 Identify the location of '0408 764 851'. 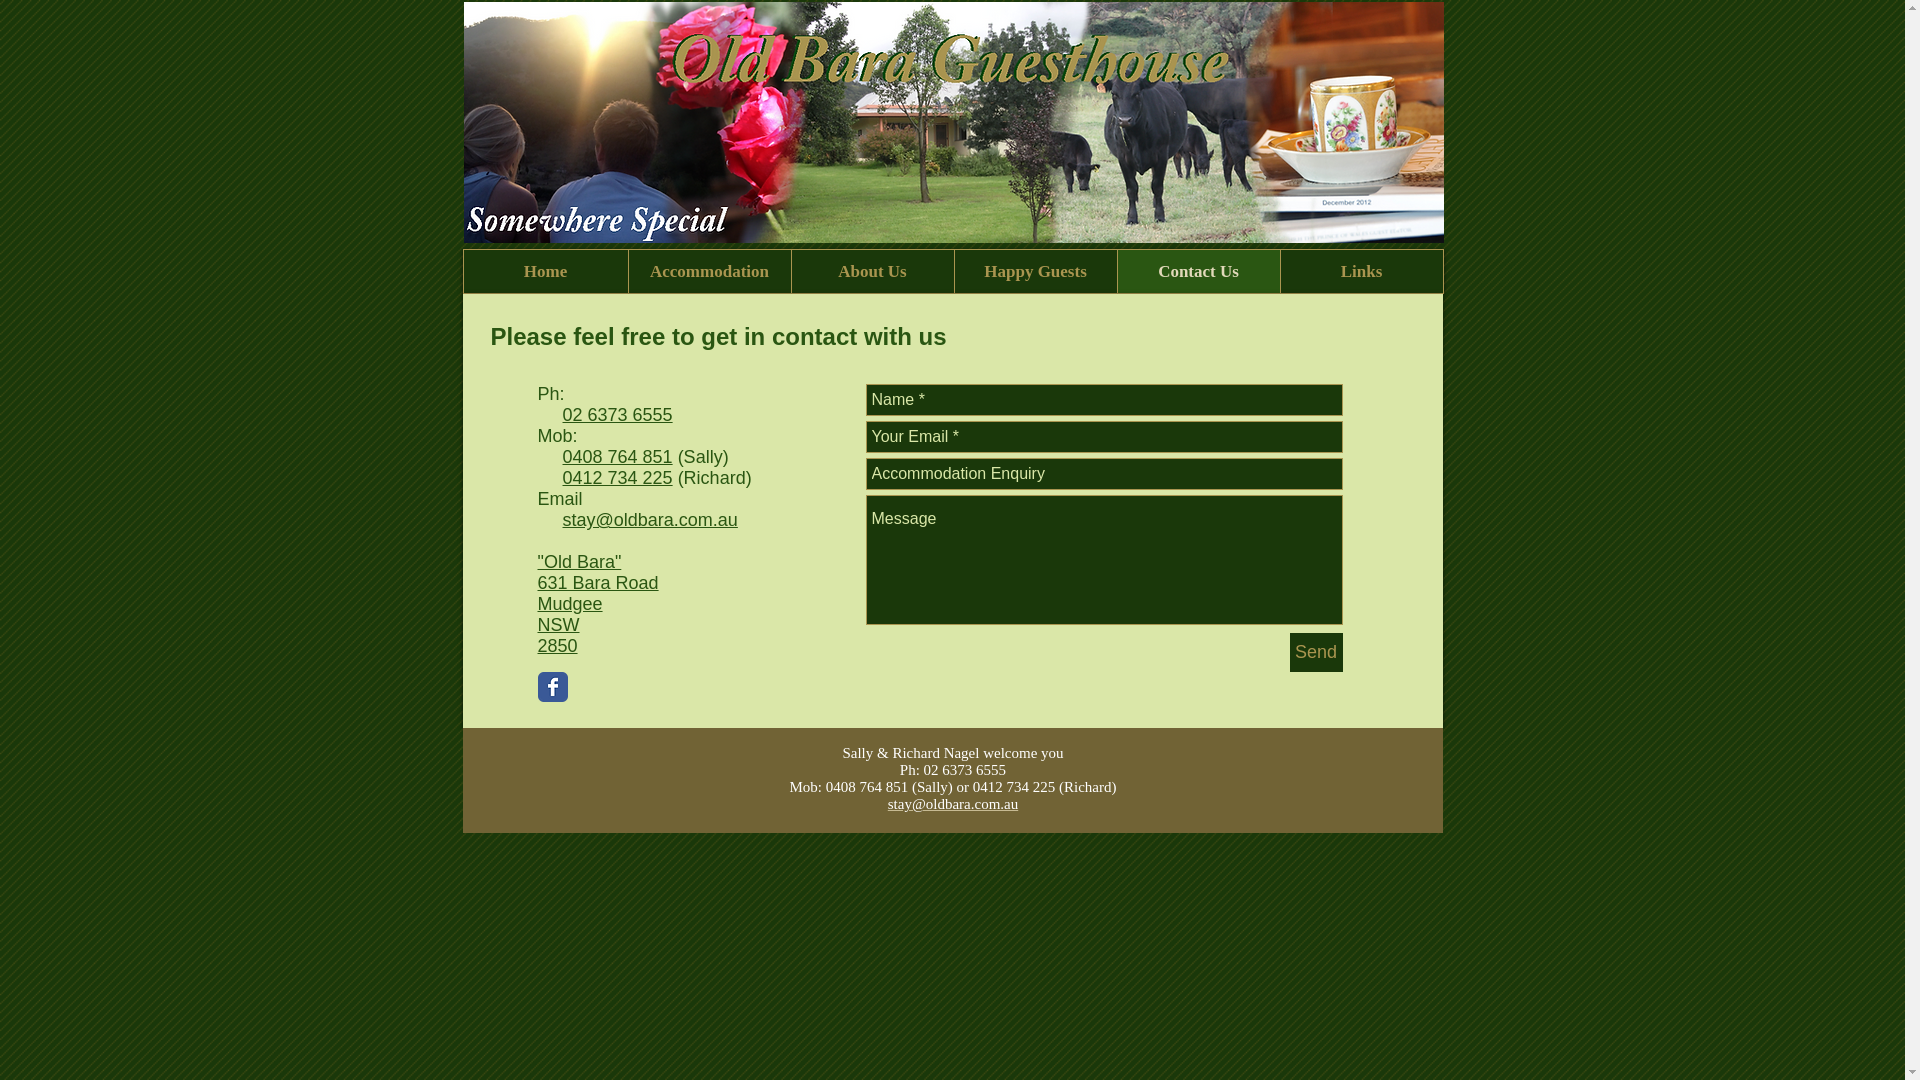
(561, 456).